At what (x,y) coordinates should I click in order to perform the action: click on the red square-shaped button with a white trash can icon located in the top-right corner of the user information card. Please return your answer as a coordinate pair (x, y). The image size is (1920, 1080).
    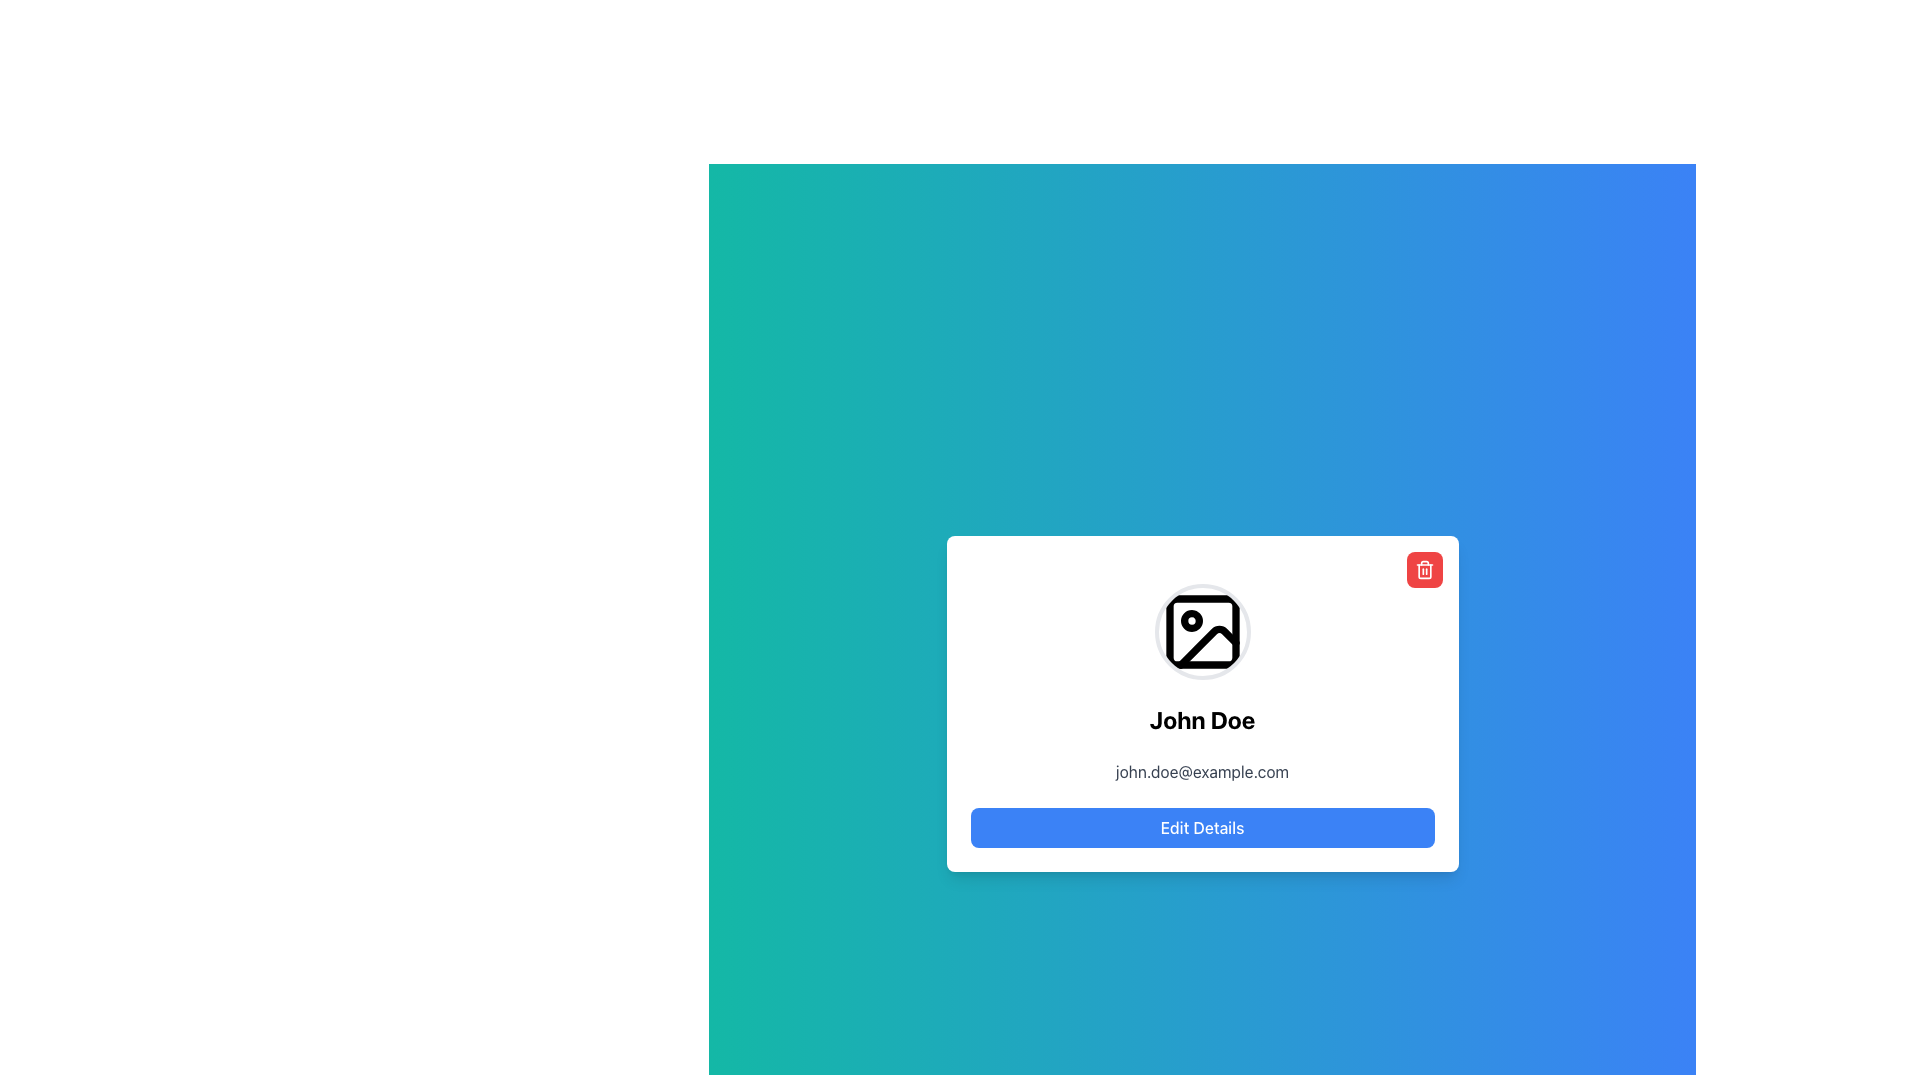
    Looking at the image, I should click on (1423, 570).